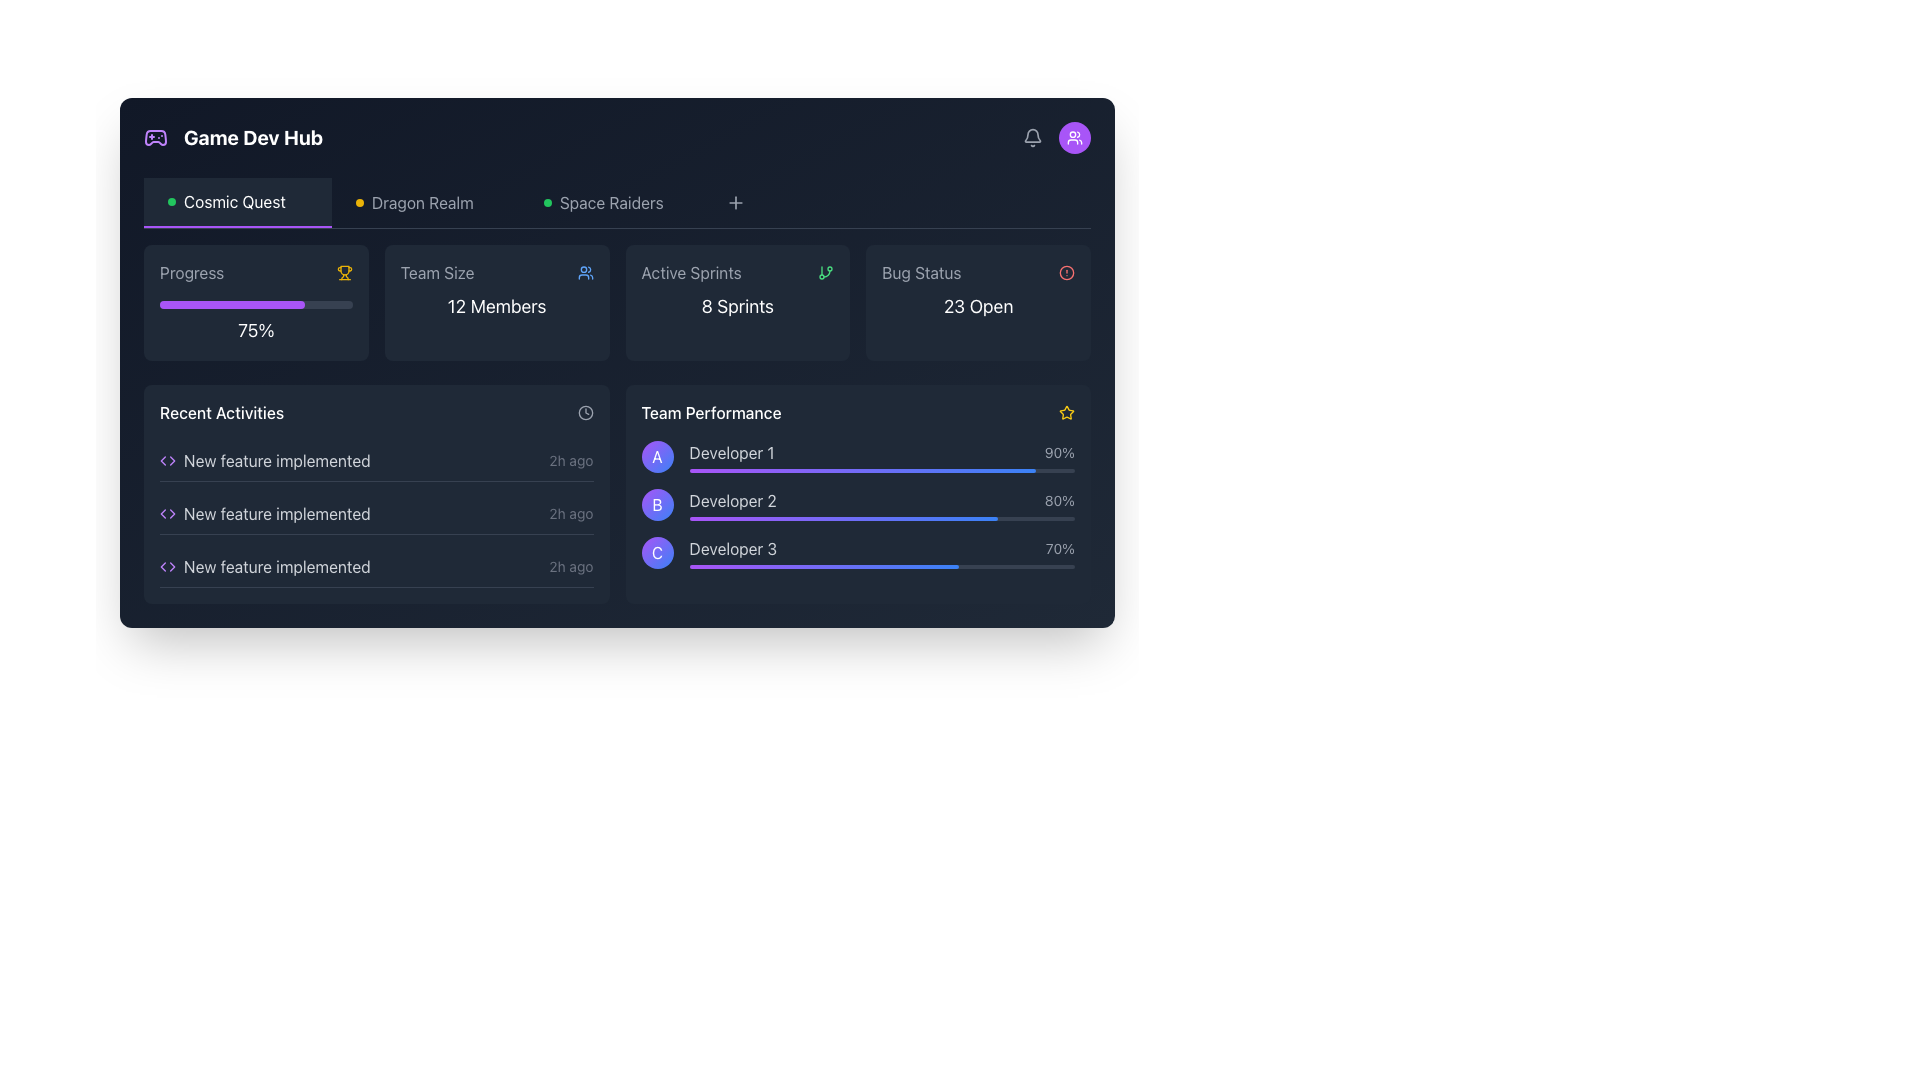  I want to click on the icon in the top-right corner of the 'Recent Activities' section, which represents time or recency, so click(584, 411).